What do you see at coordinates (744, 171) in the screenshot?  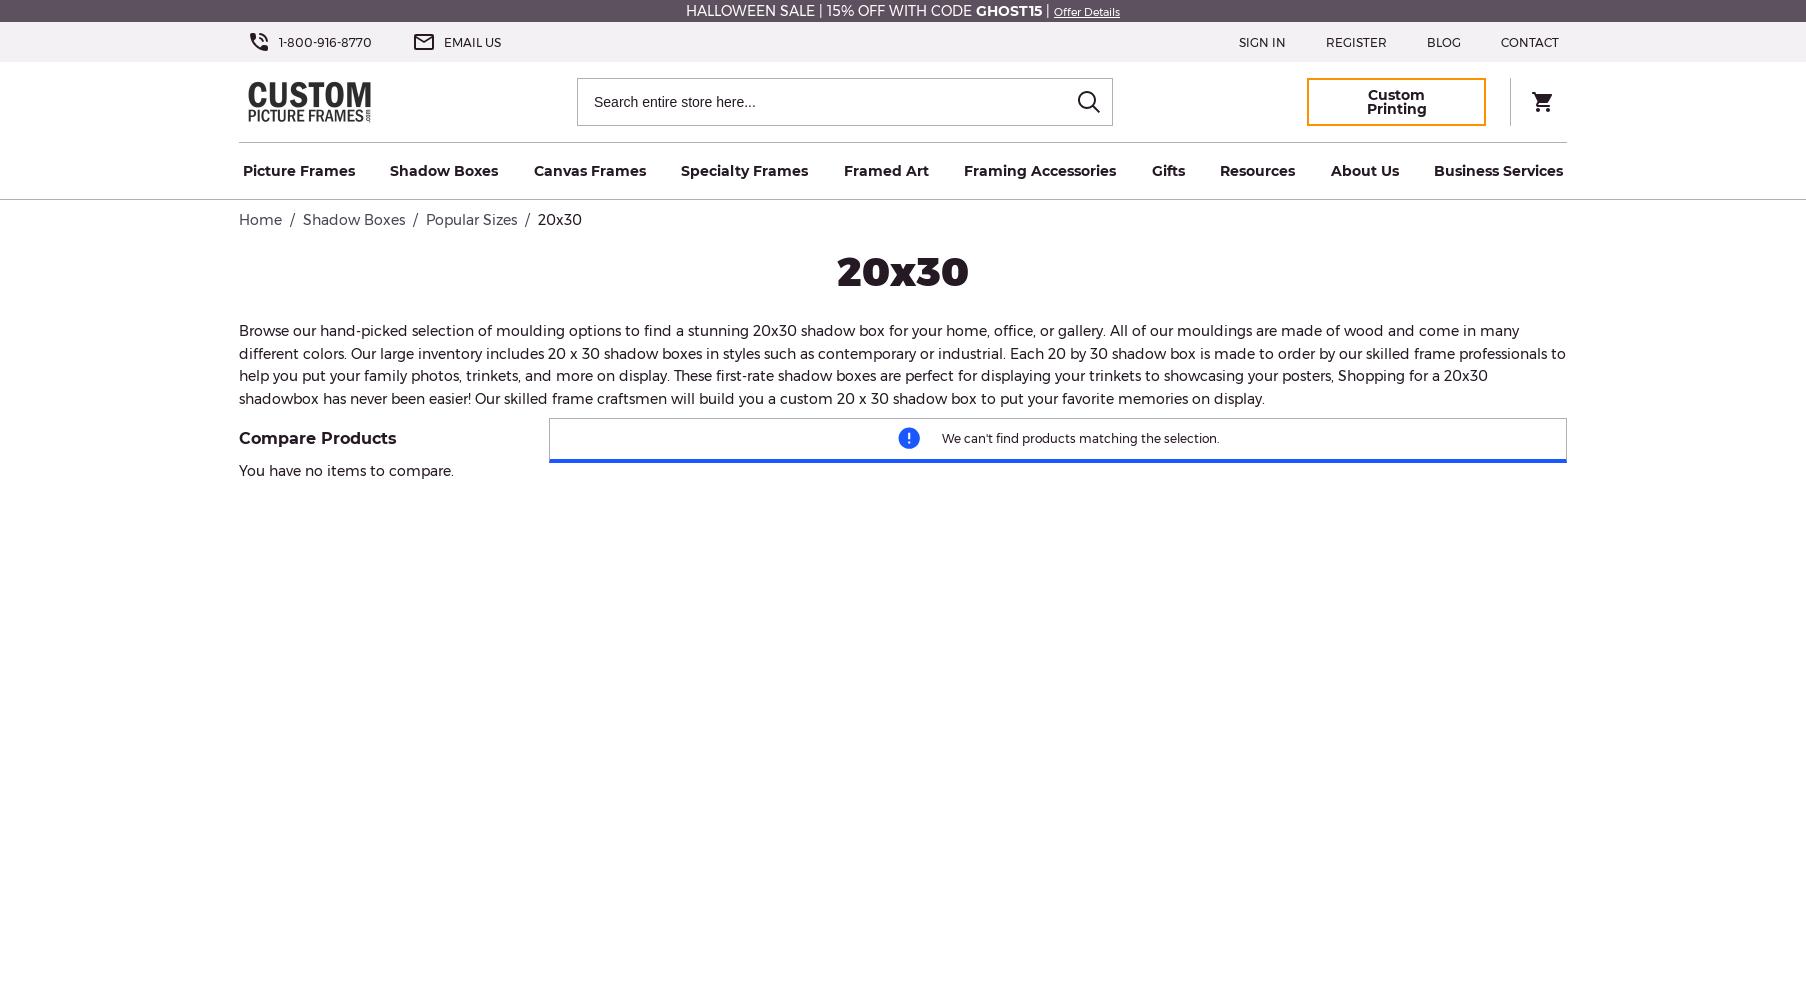 I see `'Specialty Frames'` at bounding box center [744, 171].